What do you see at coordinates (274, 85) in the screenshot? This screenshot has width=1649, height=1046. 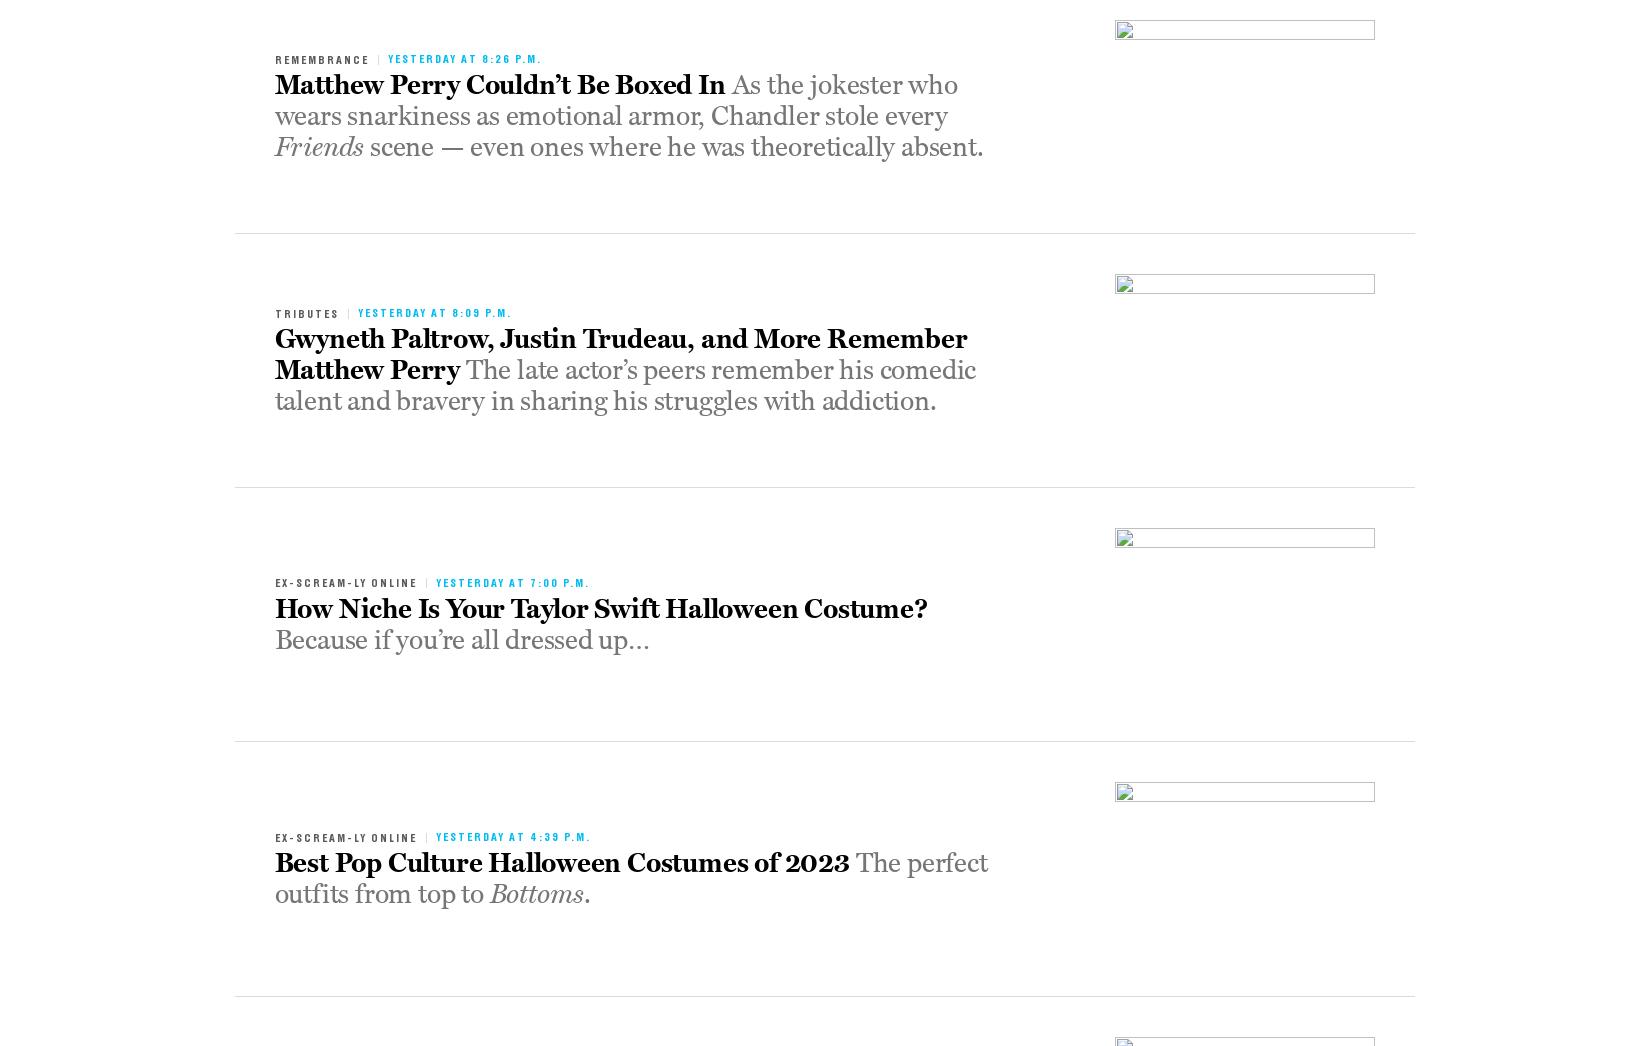 I see `'Matthew Perry Couldn’t Be Boxed In'` at bounding box center [274, 85].